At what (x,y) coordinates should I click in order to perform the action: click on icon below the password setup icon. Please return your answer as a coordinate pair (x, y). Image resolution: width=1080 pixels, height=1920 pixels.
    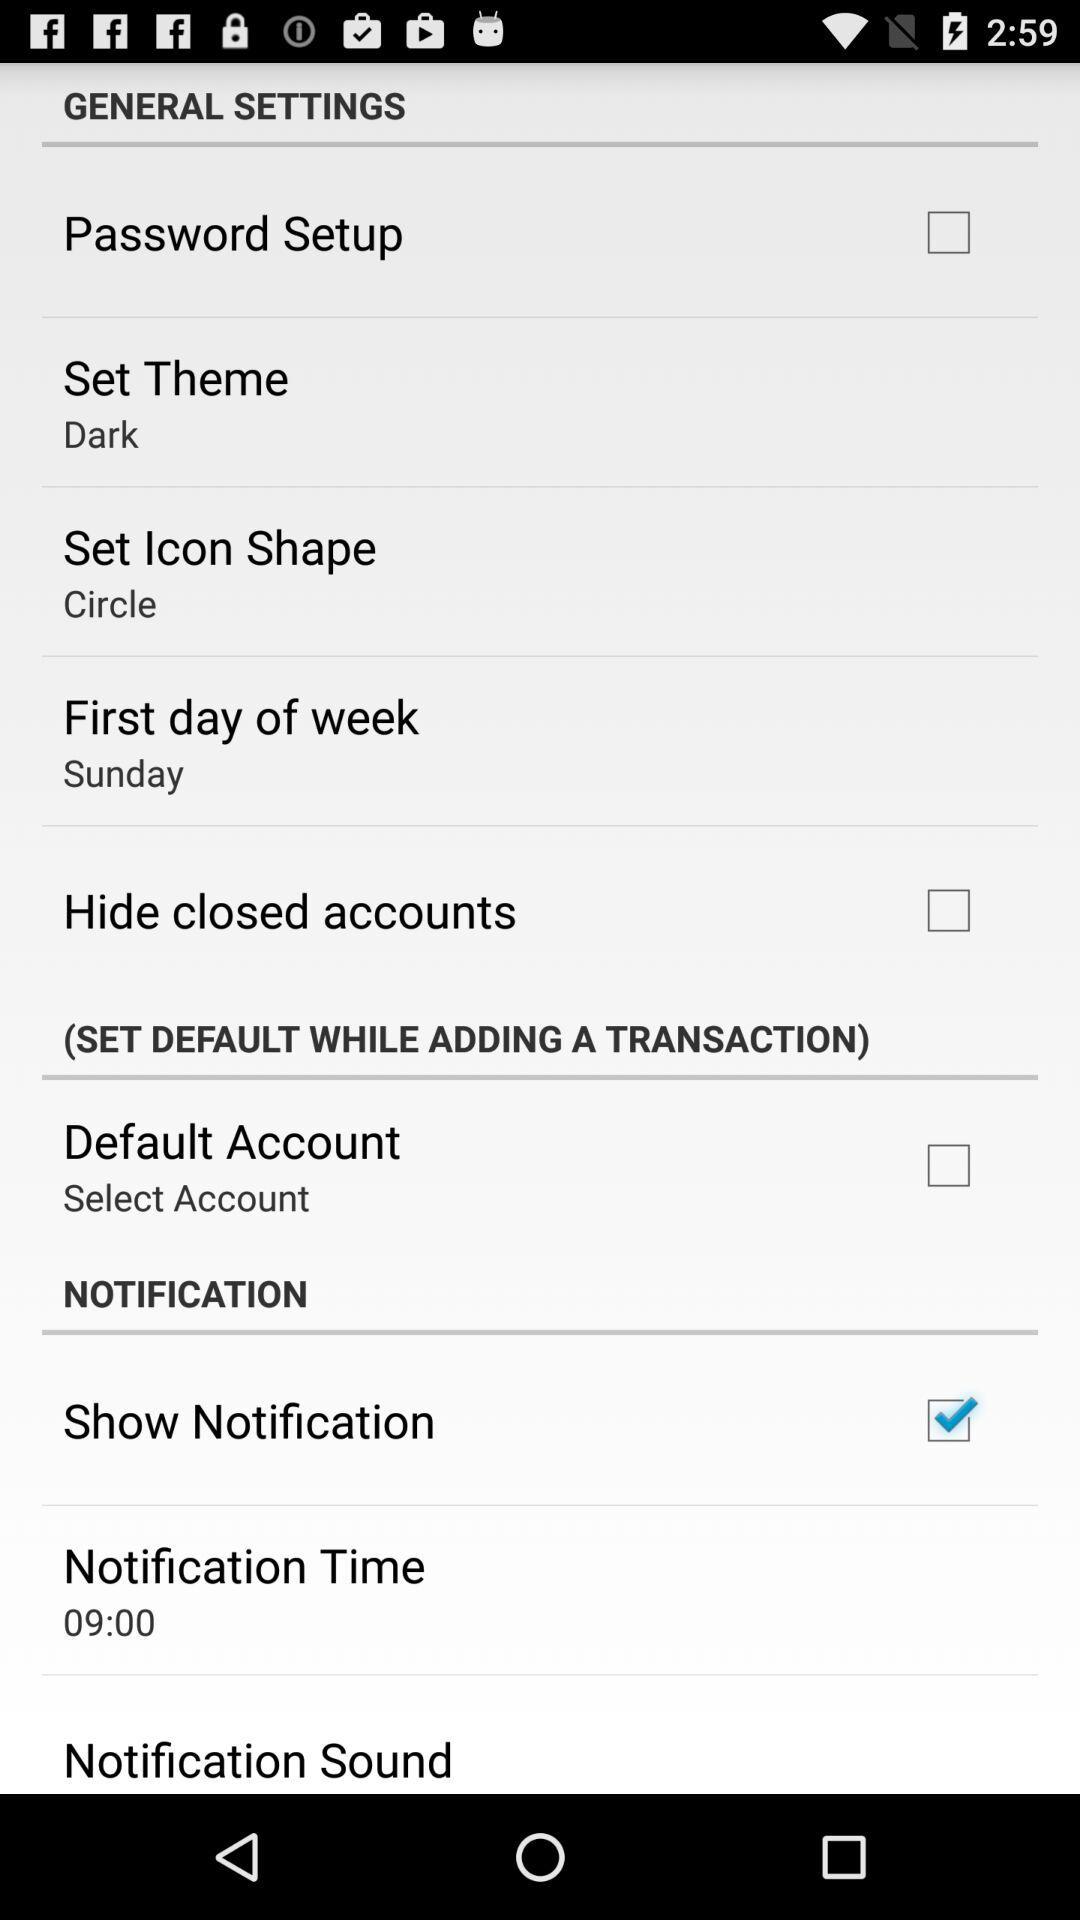
    Looking at the image, I should click on (174, 376).